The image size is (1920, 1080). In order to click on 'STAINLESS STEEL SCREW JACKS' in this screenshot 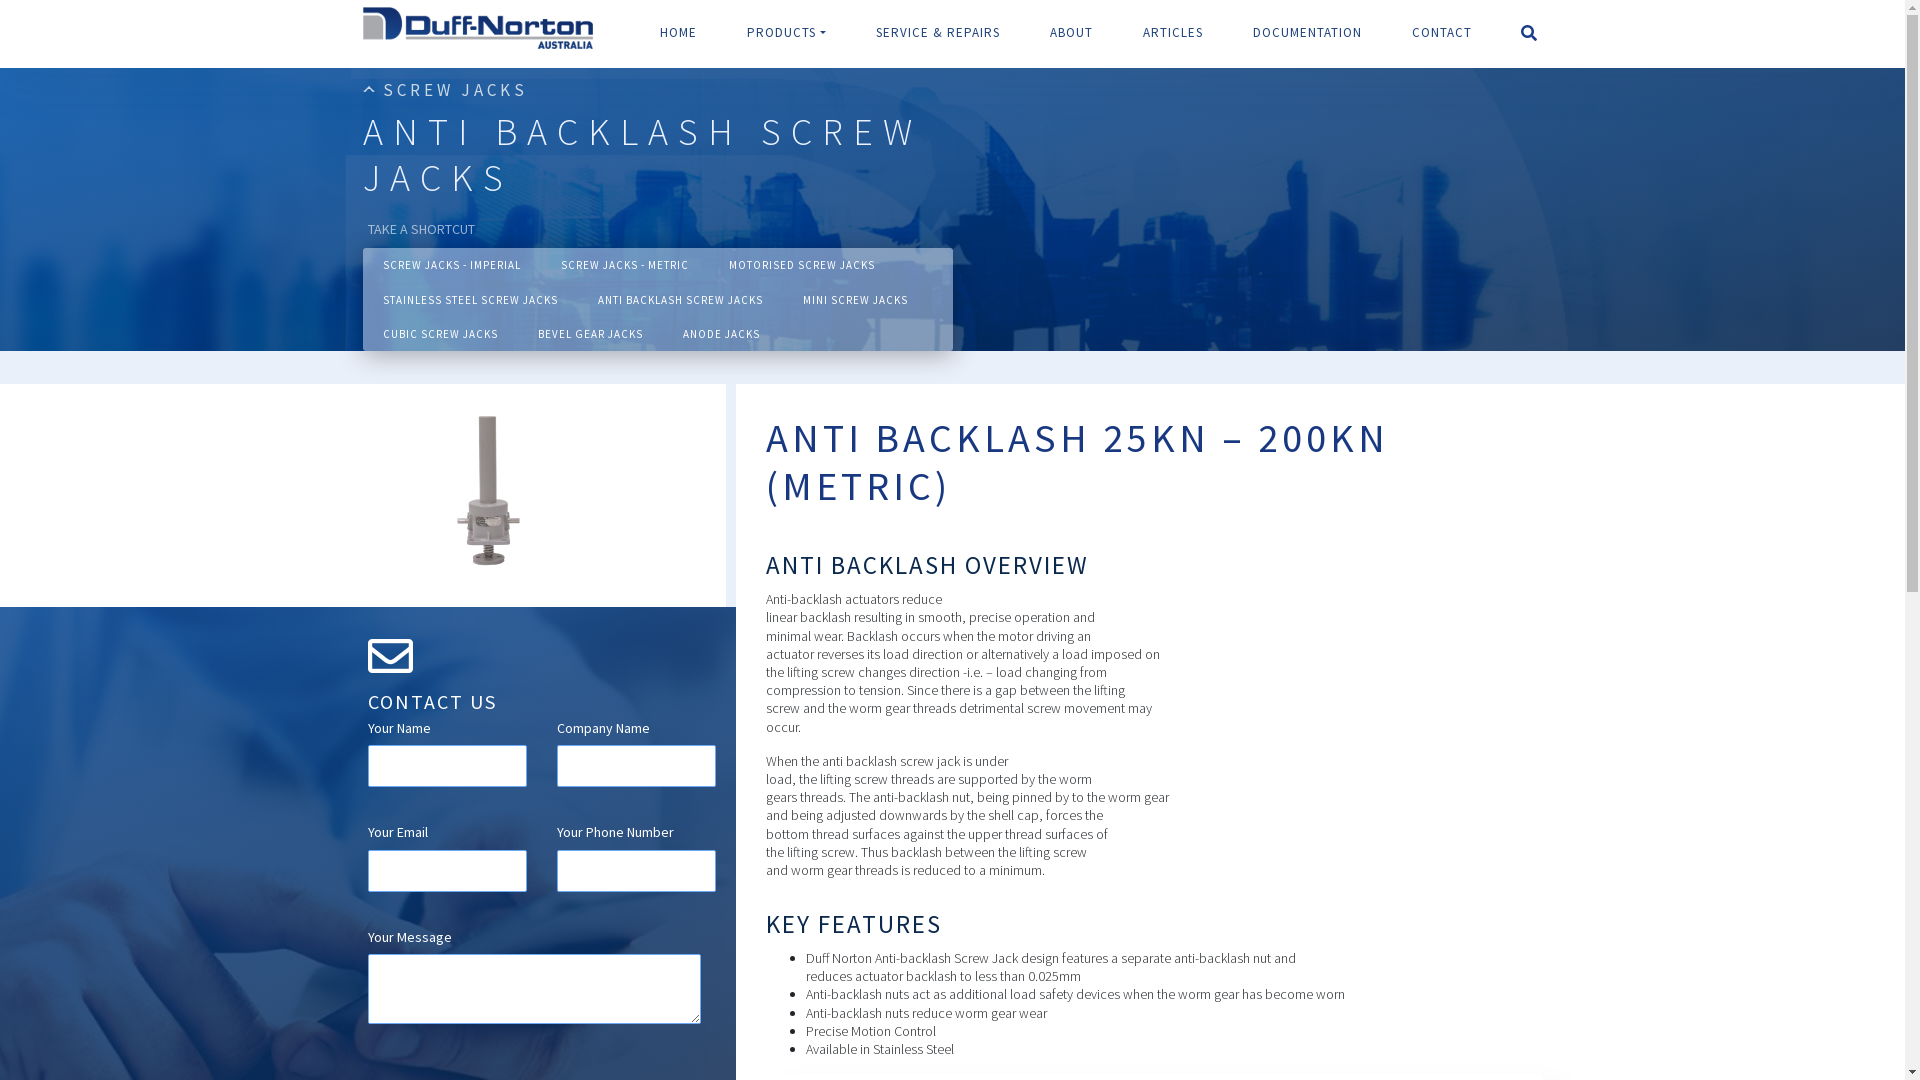, I will do `click(382, 300)`.